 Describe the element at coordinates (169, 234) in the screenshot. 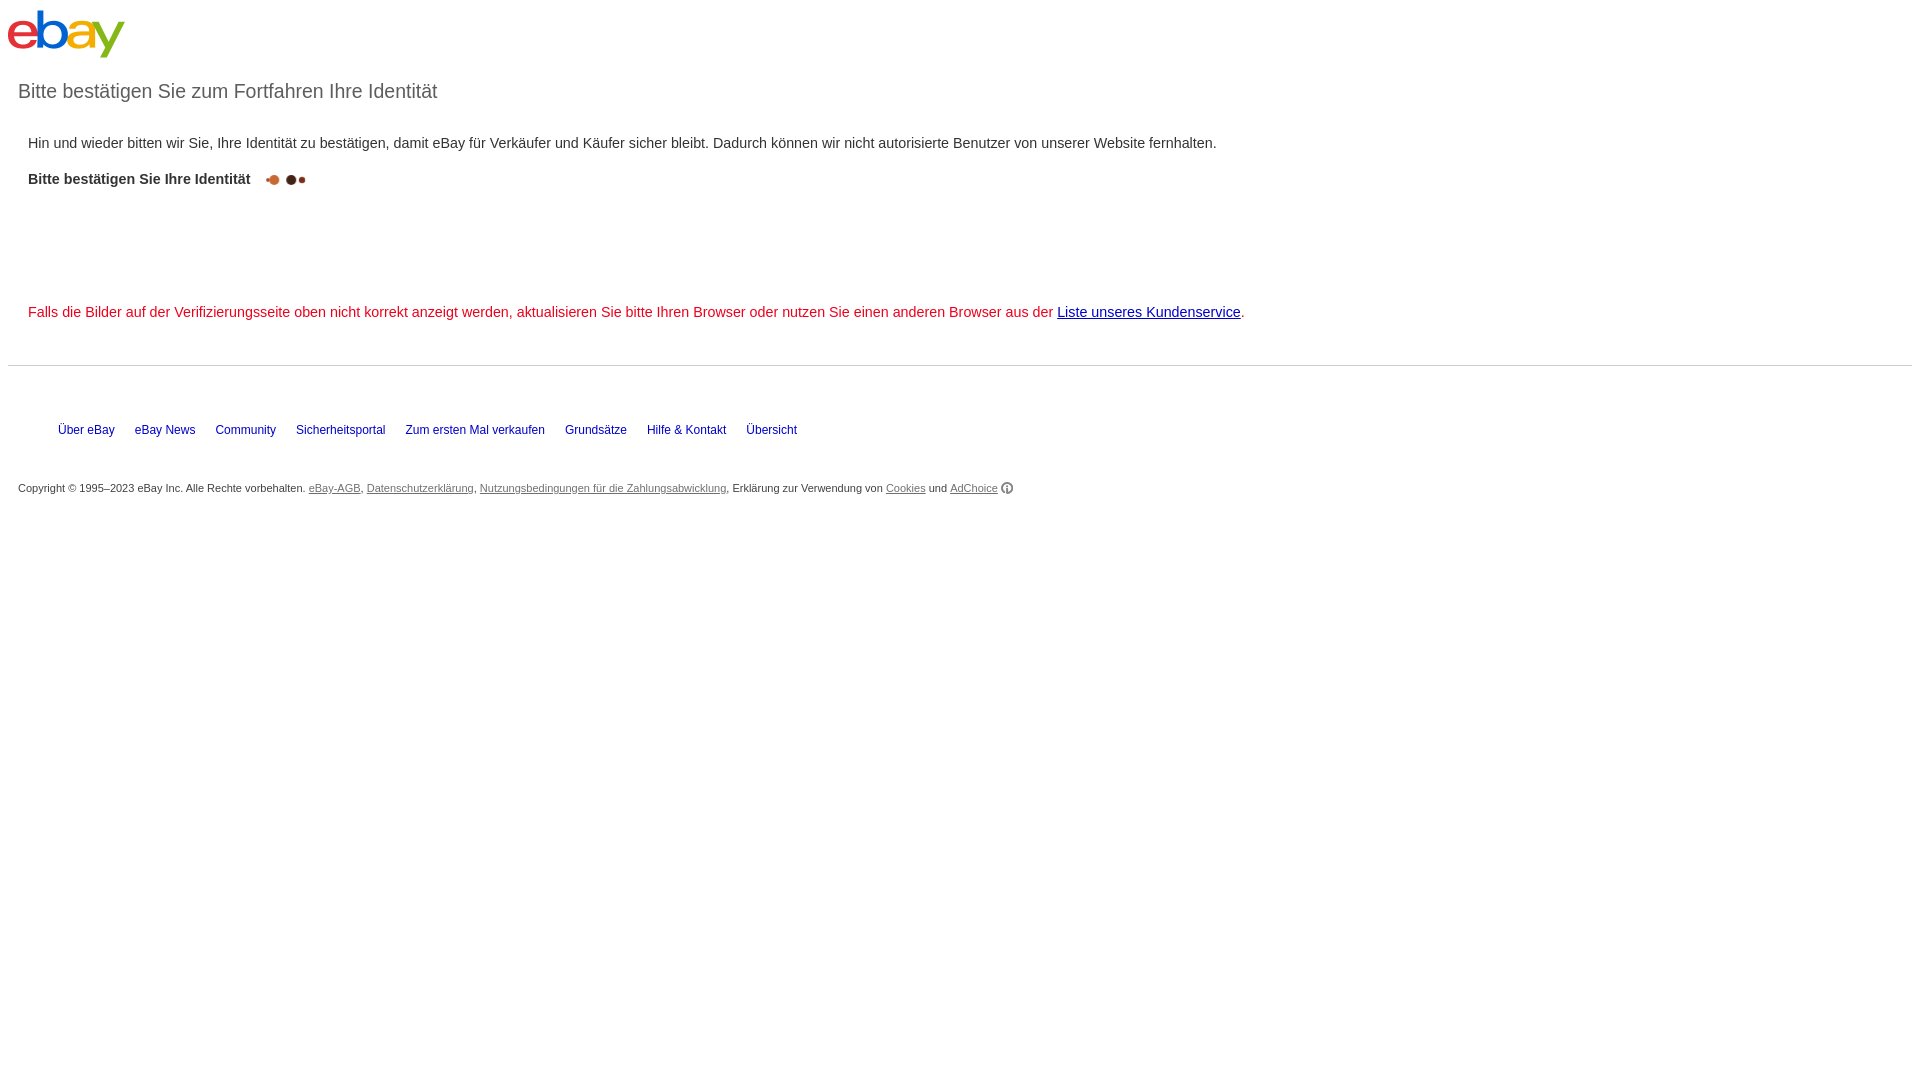

I see `'Widget containing checkbox for hCaptcha security challenge'` at that location.